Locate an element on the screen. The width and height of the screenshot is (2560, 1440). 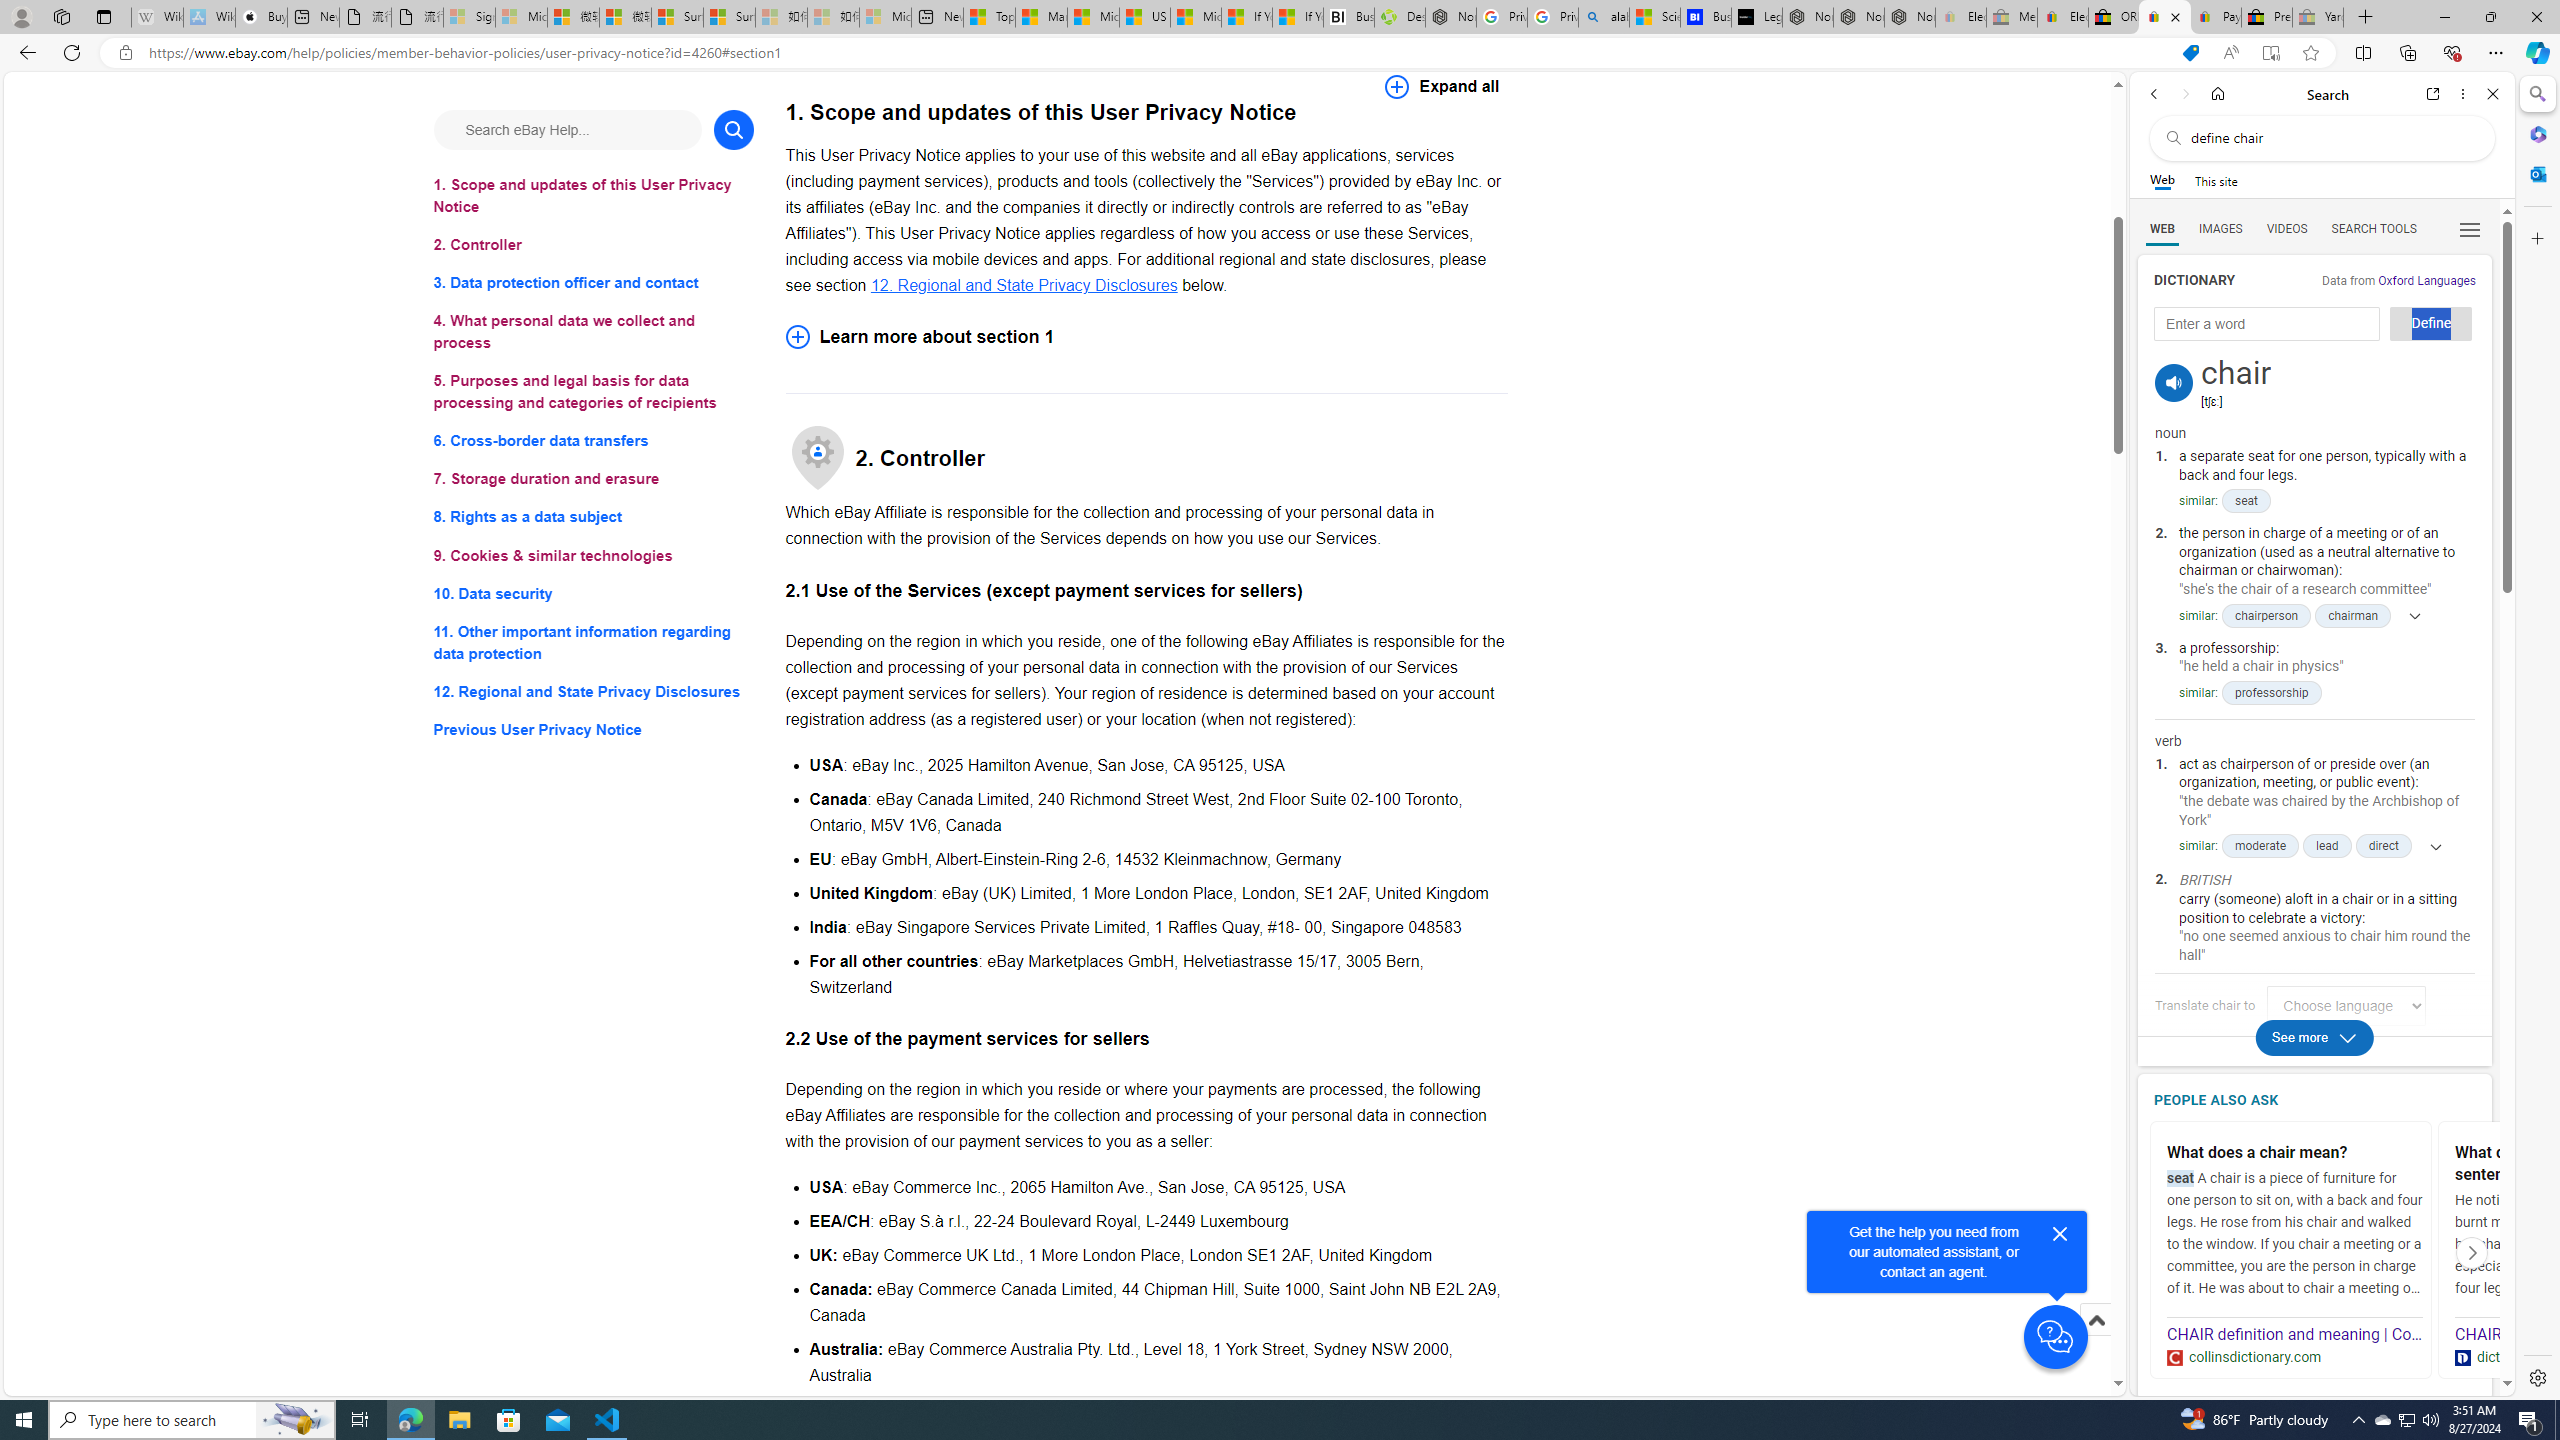
'moderate' is located at coordinates (2259, 846).